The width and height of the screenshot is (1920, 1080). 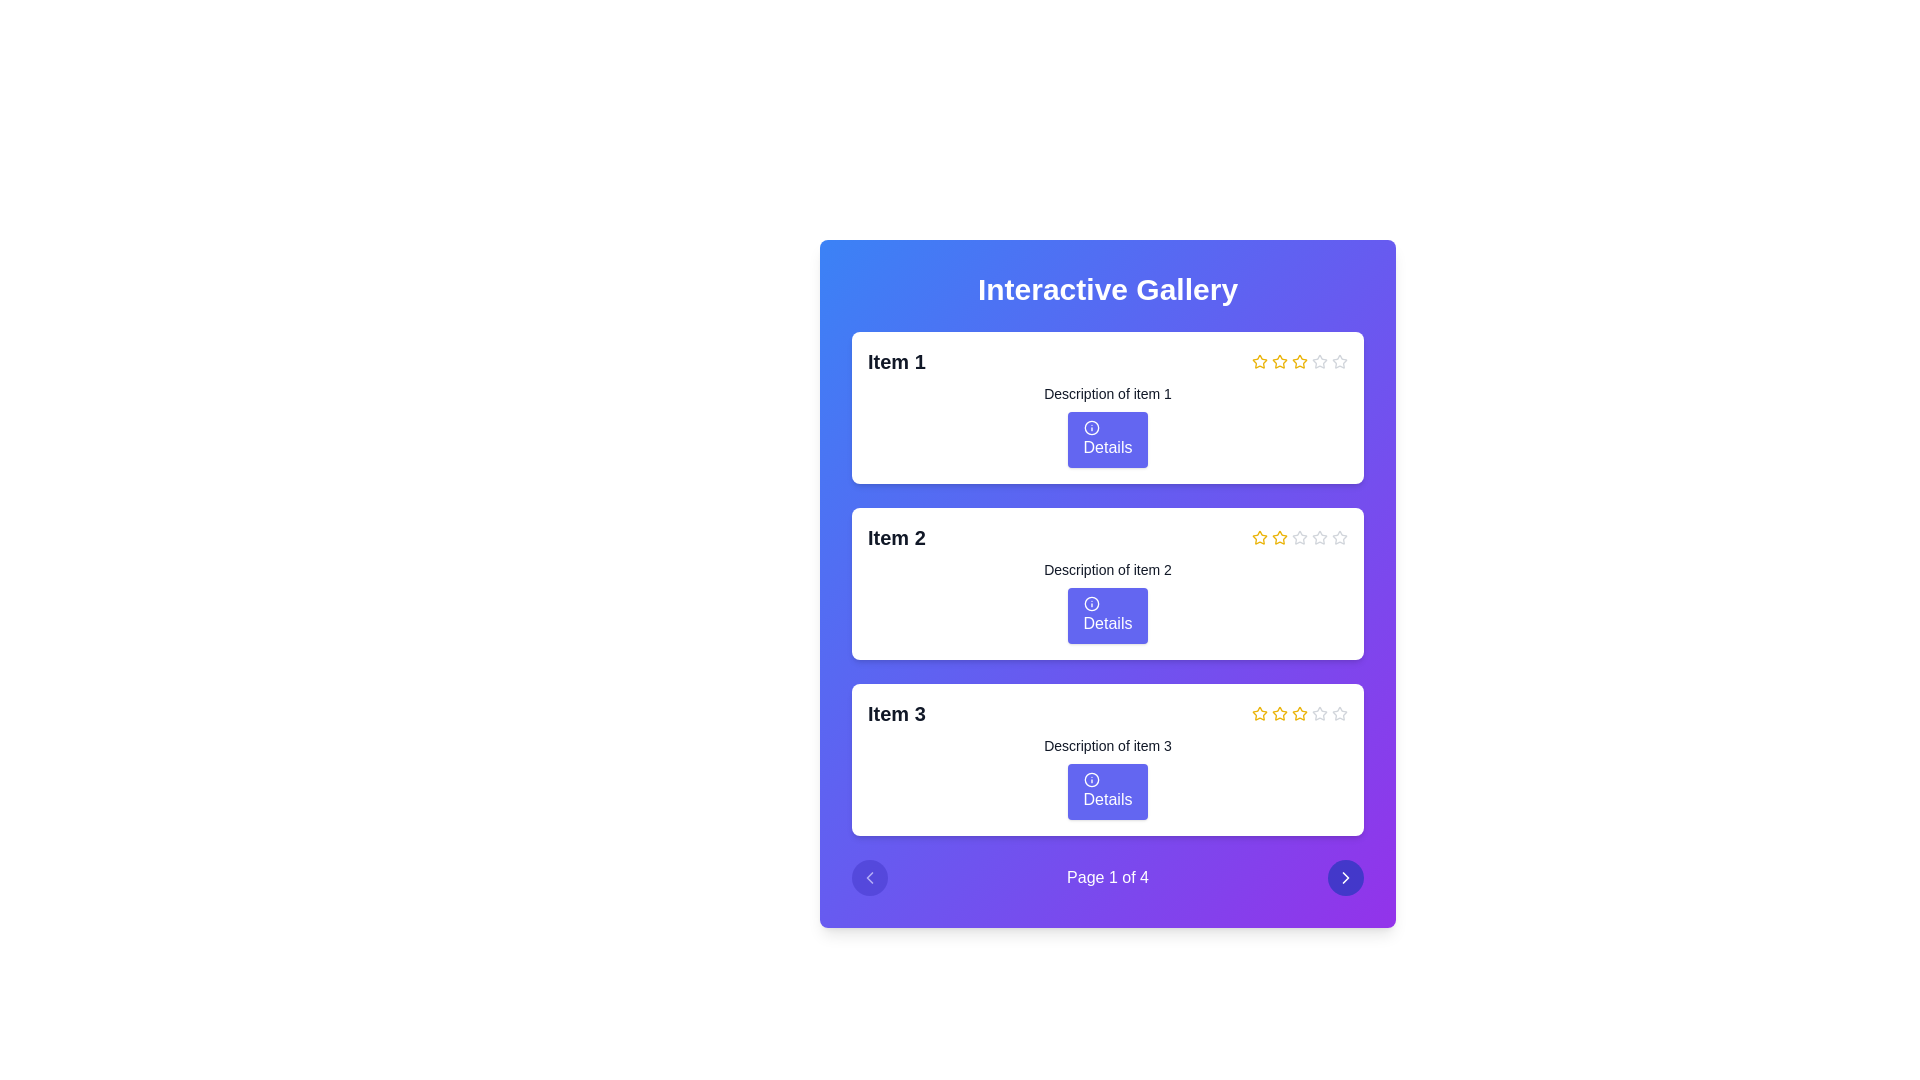 What do you see at coordinates (1107, 615) in the screenshot?
I see `the button located in the second card of the 'Interactive Gallery' section` at bounding box center [1107, 615].